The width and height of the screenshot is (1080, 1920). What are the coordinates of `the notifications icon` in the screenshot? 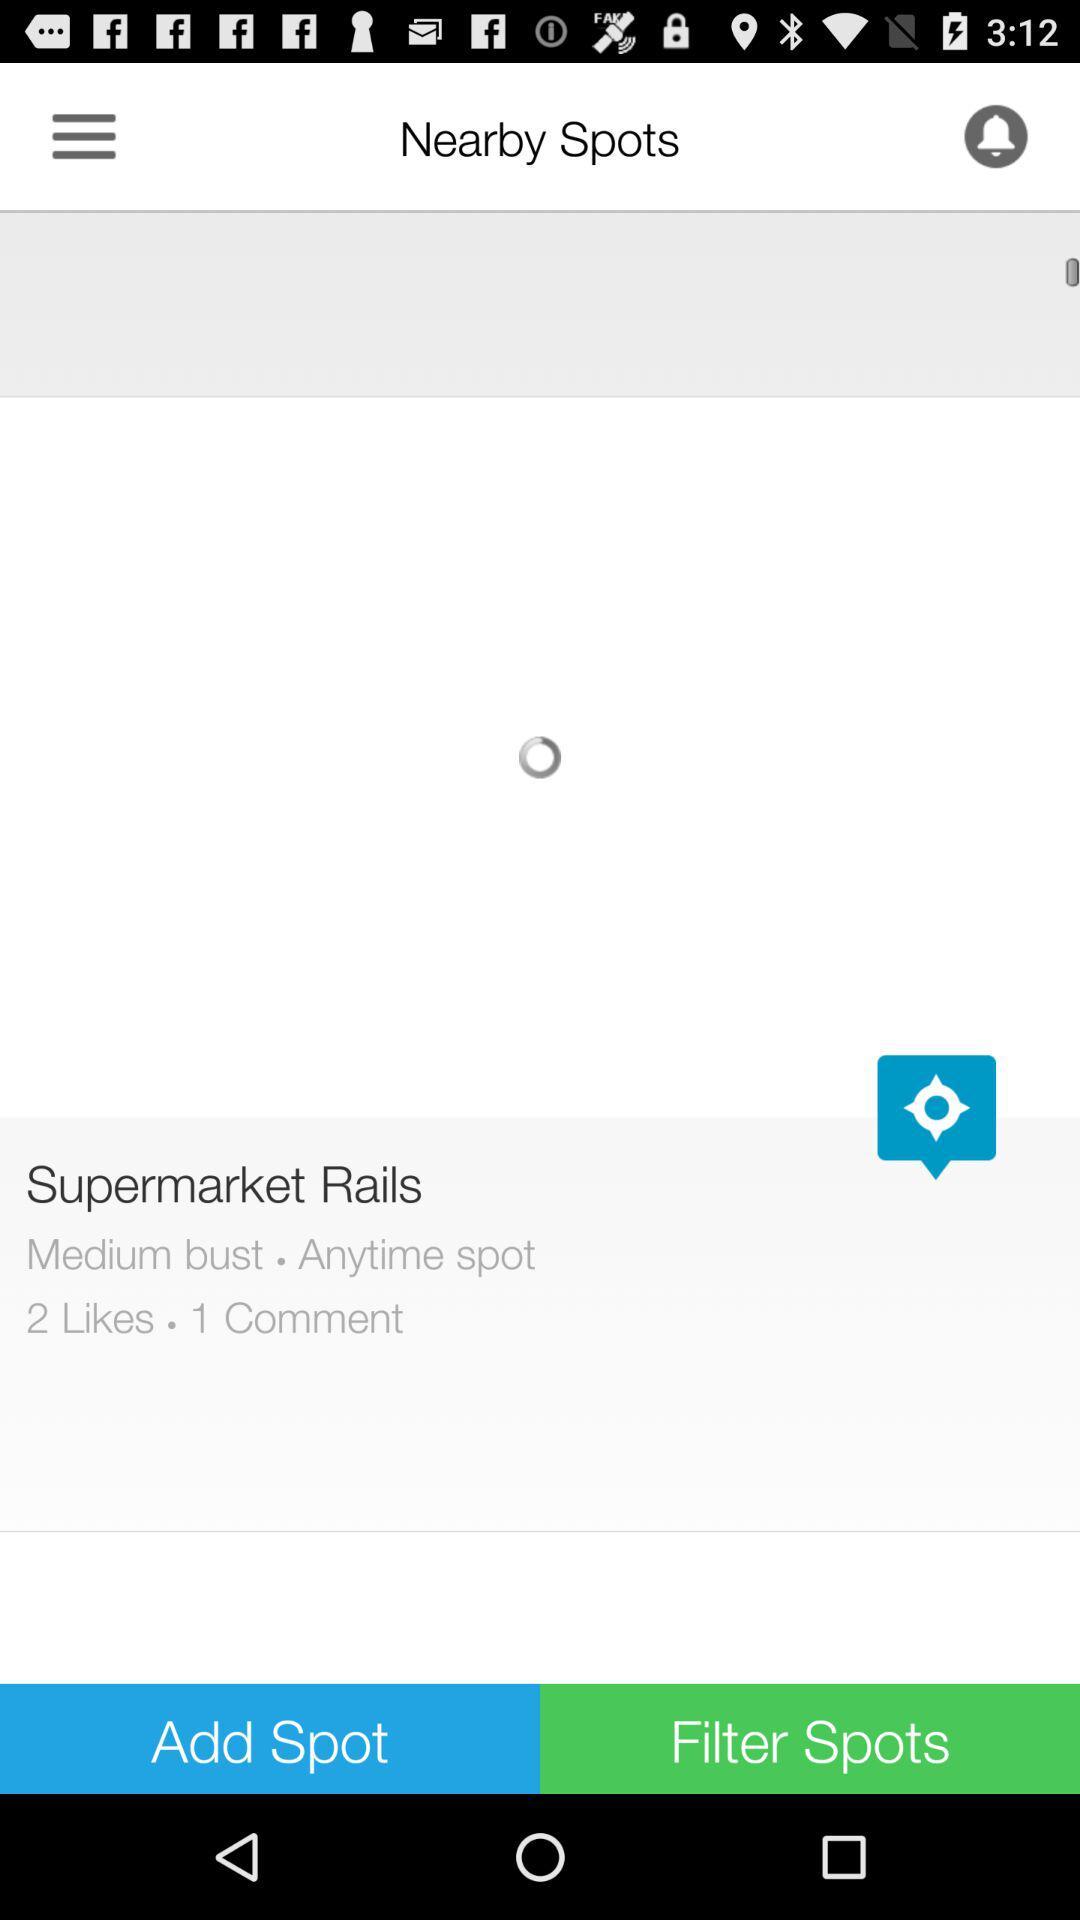 It's located at (995, 145).